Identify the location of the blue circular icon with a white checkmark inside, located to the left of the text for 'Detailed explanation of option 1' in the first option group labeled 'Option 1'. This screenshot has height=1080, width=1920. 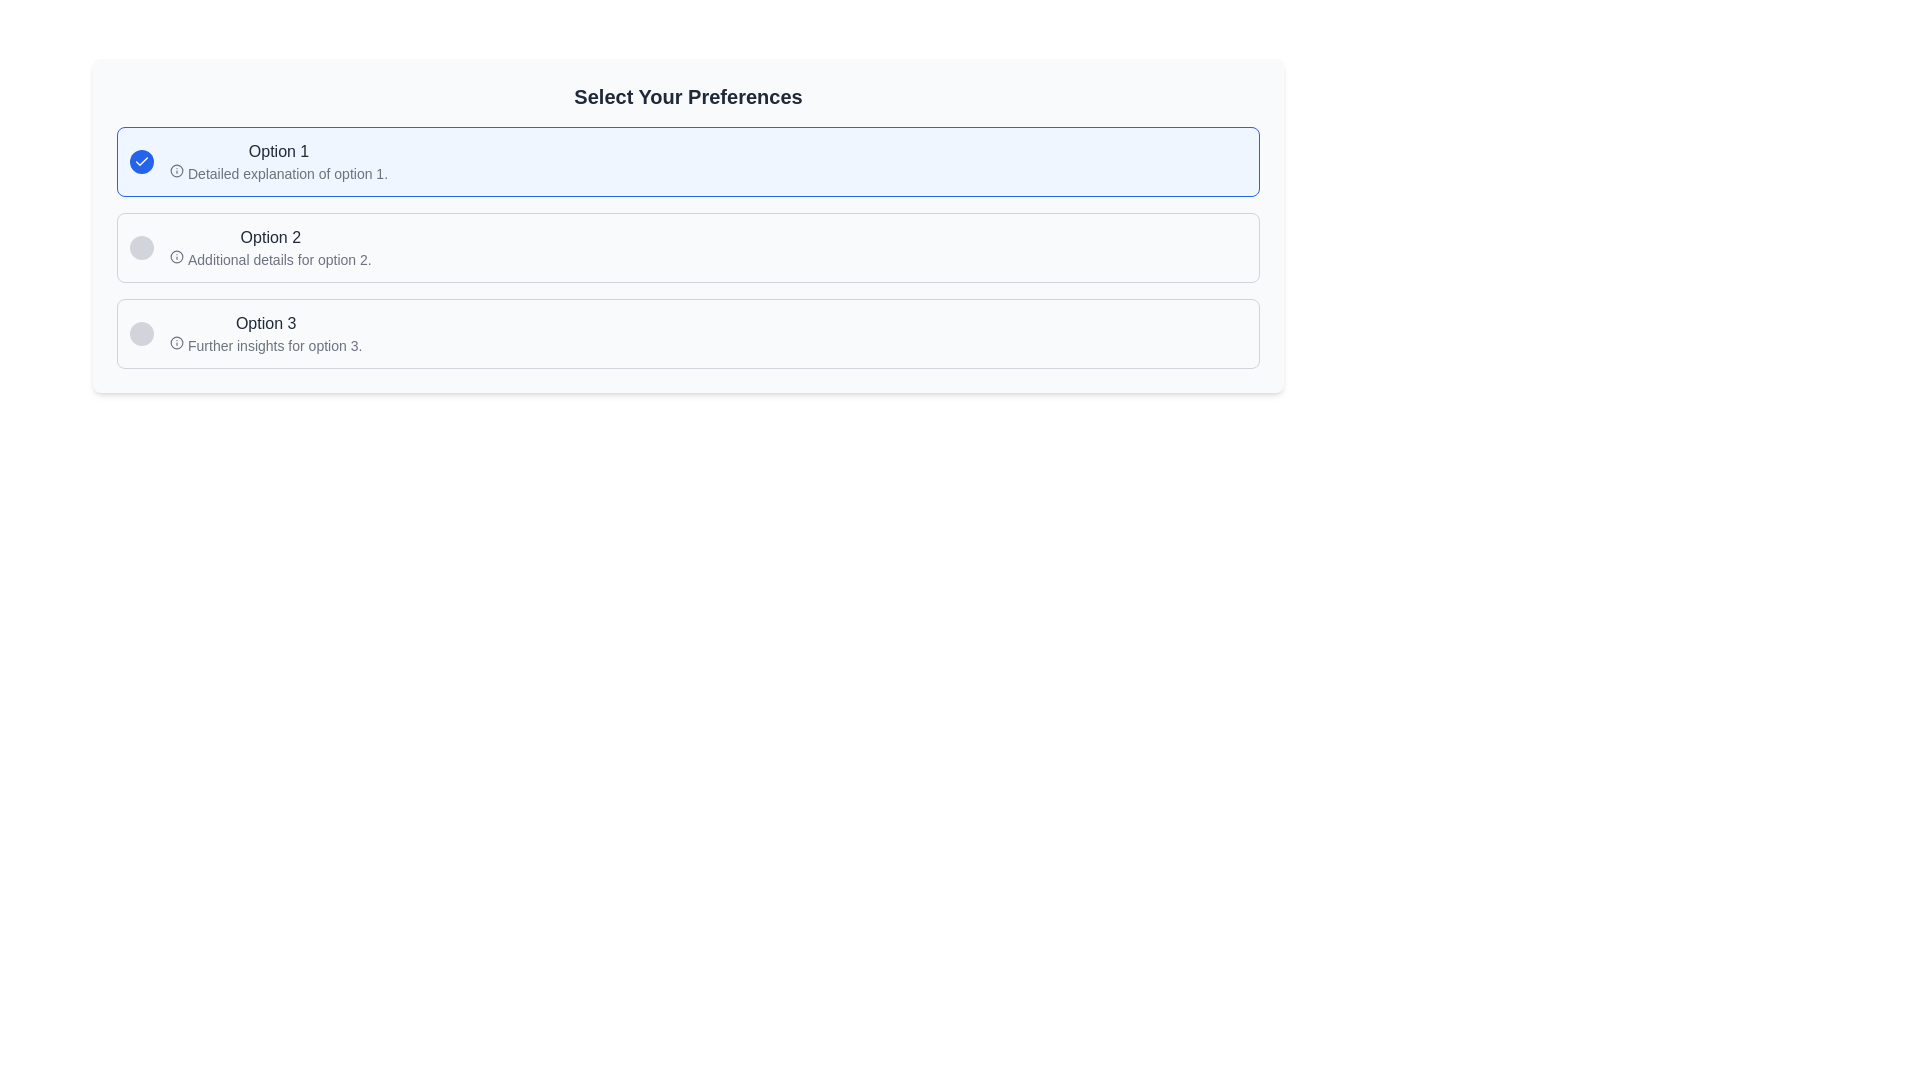
(141, 161).